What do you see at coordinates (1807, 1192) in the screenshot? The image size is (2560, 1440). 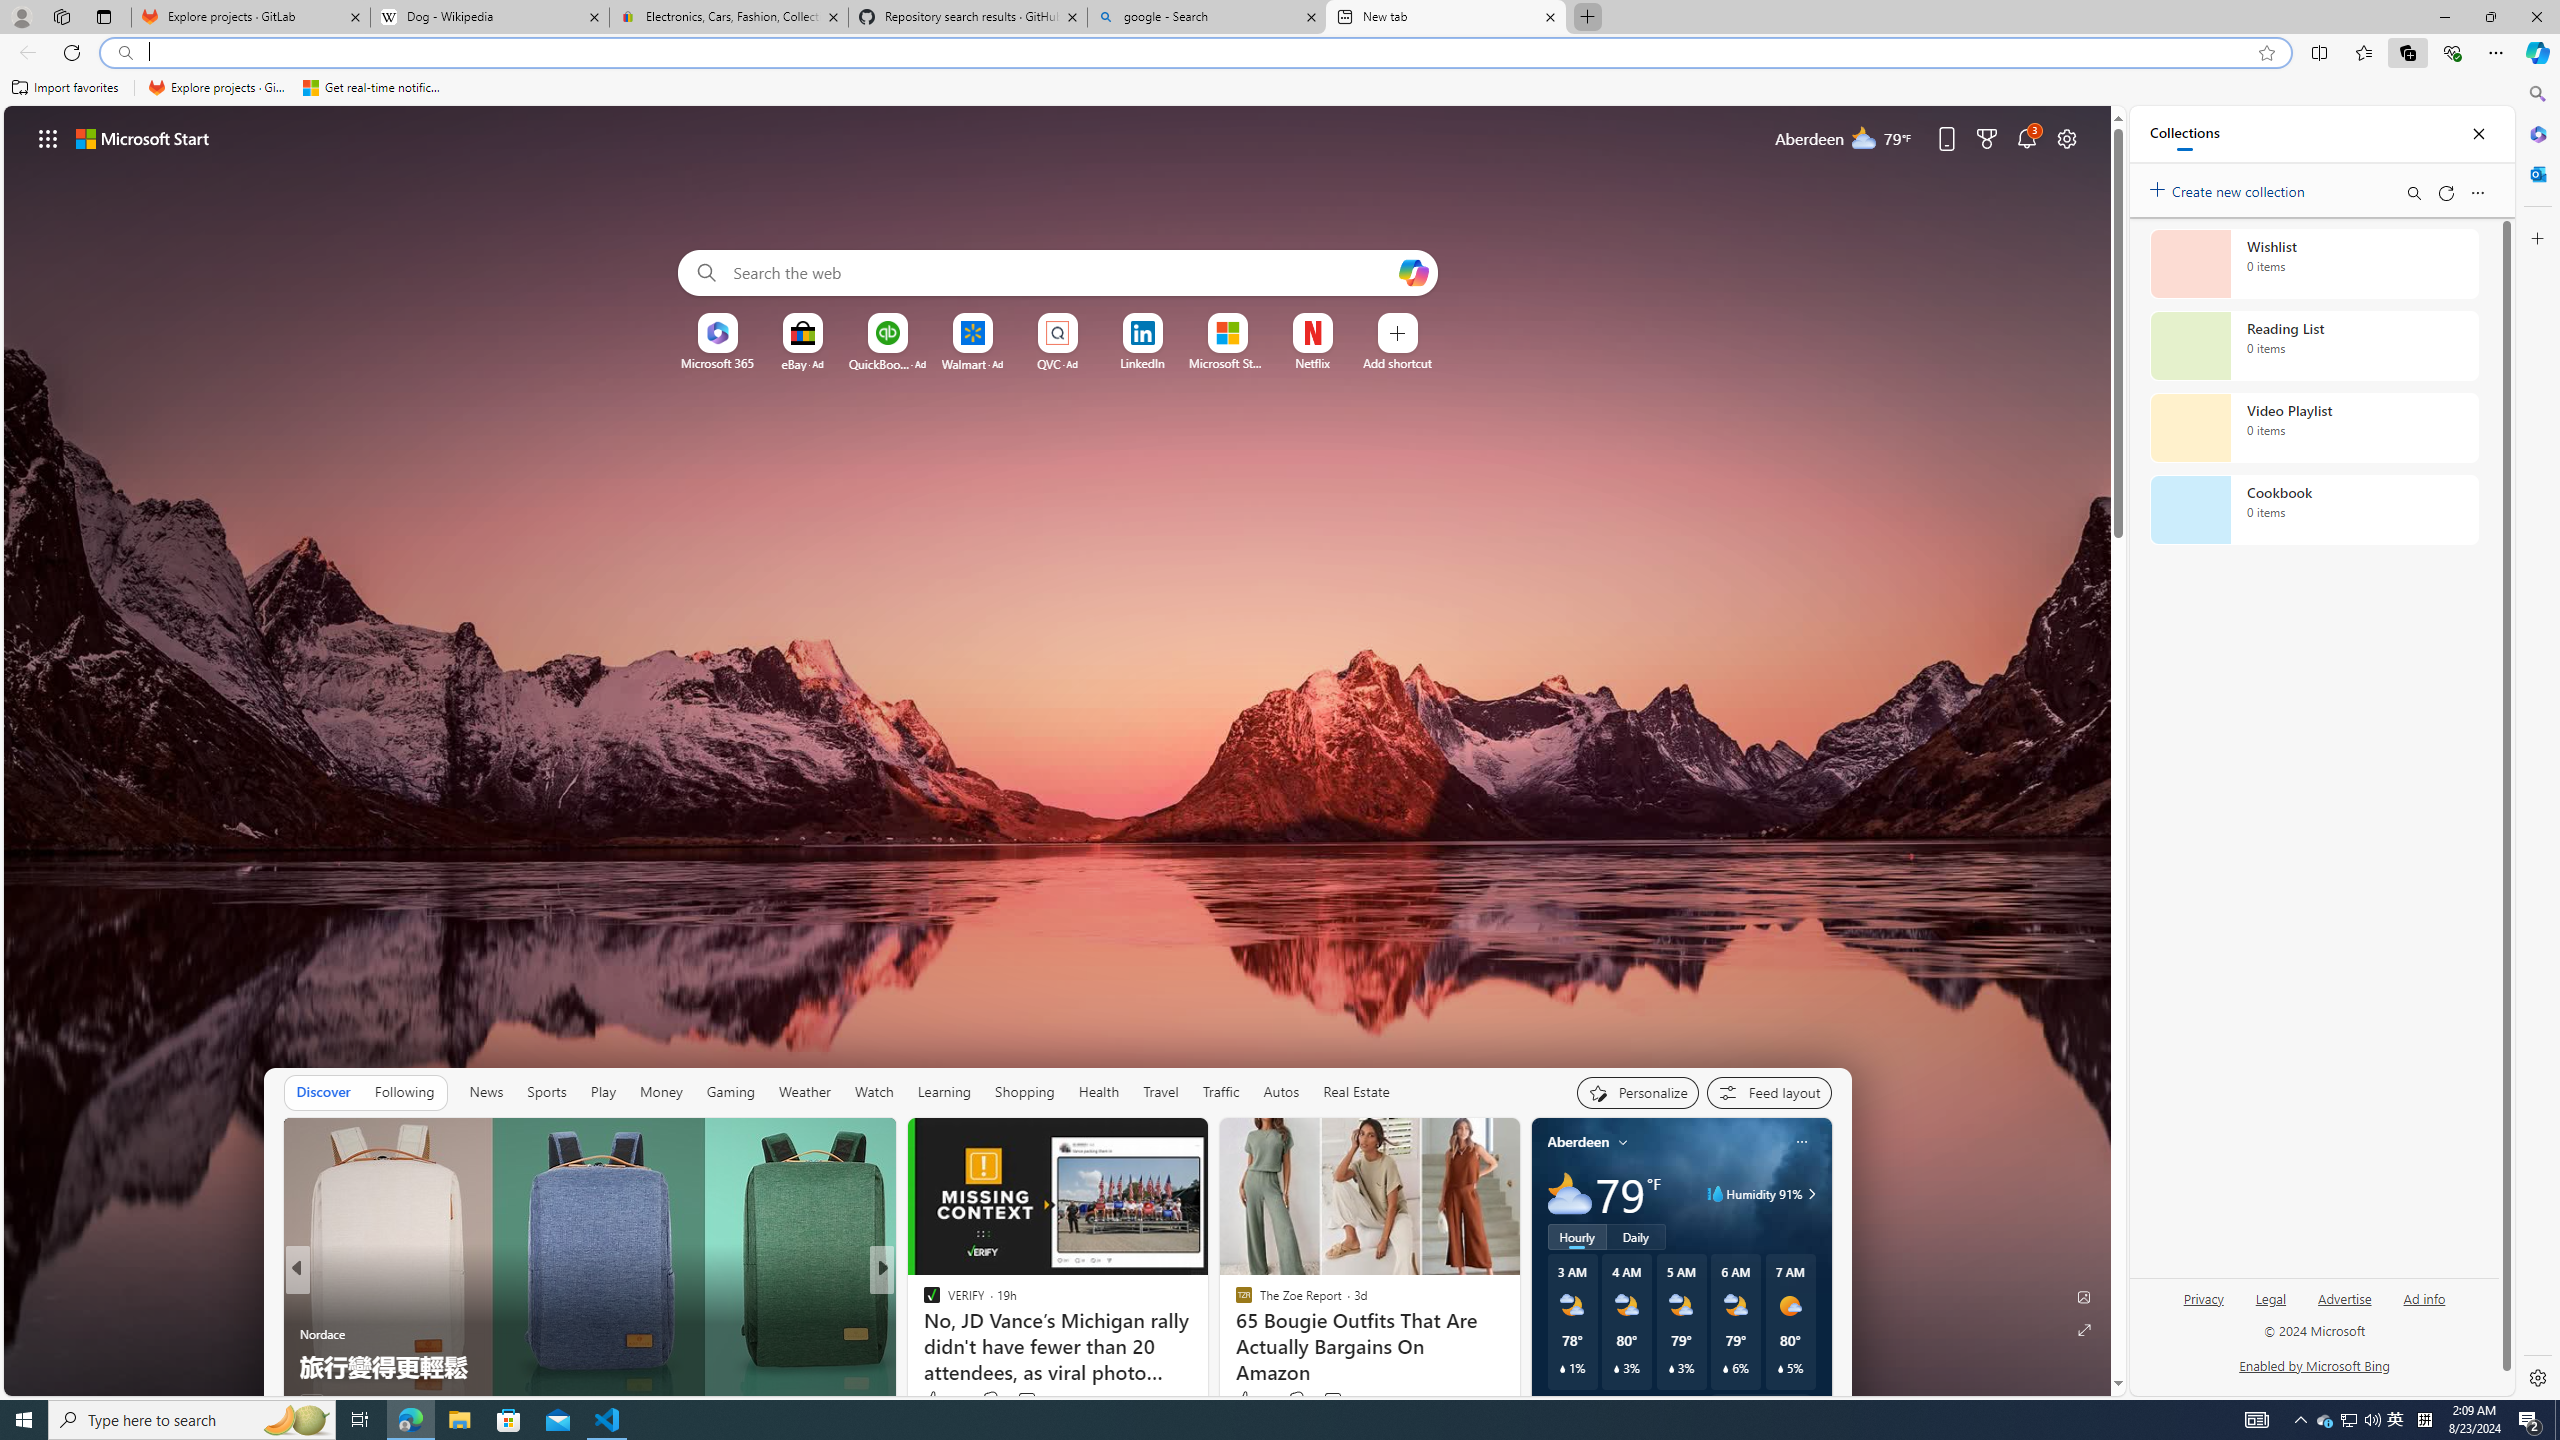 I see `'Humidity 91%'` at bounding box center [1807, 1192].